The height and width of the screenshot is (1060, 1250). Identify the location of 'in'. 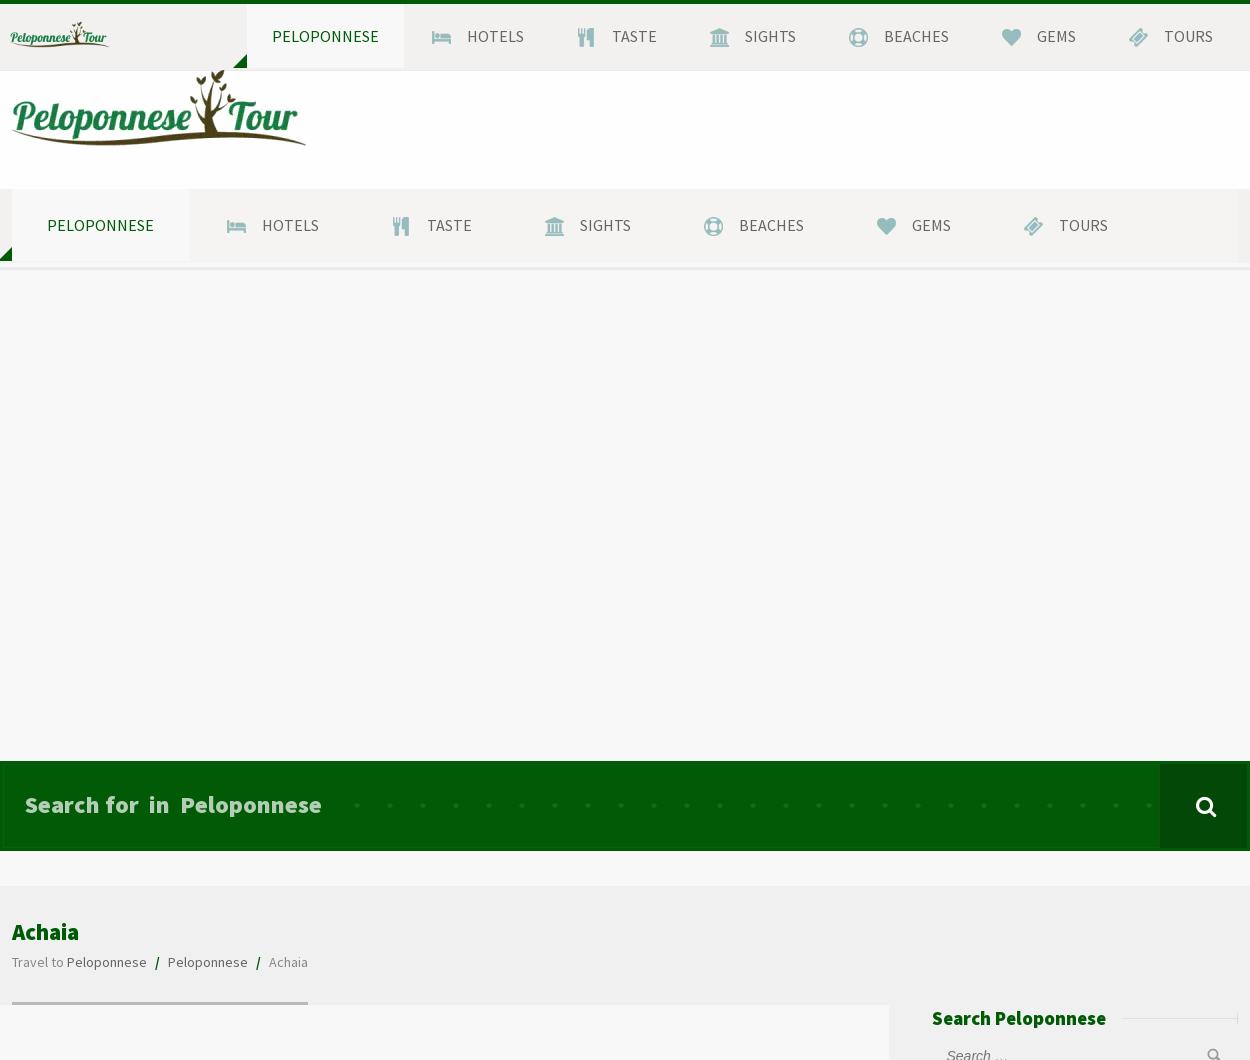
(159, 803).